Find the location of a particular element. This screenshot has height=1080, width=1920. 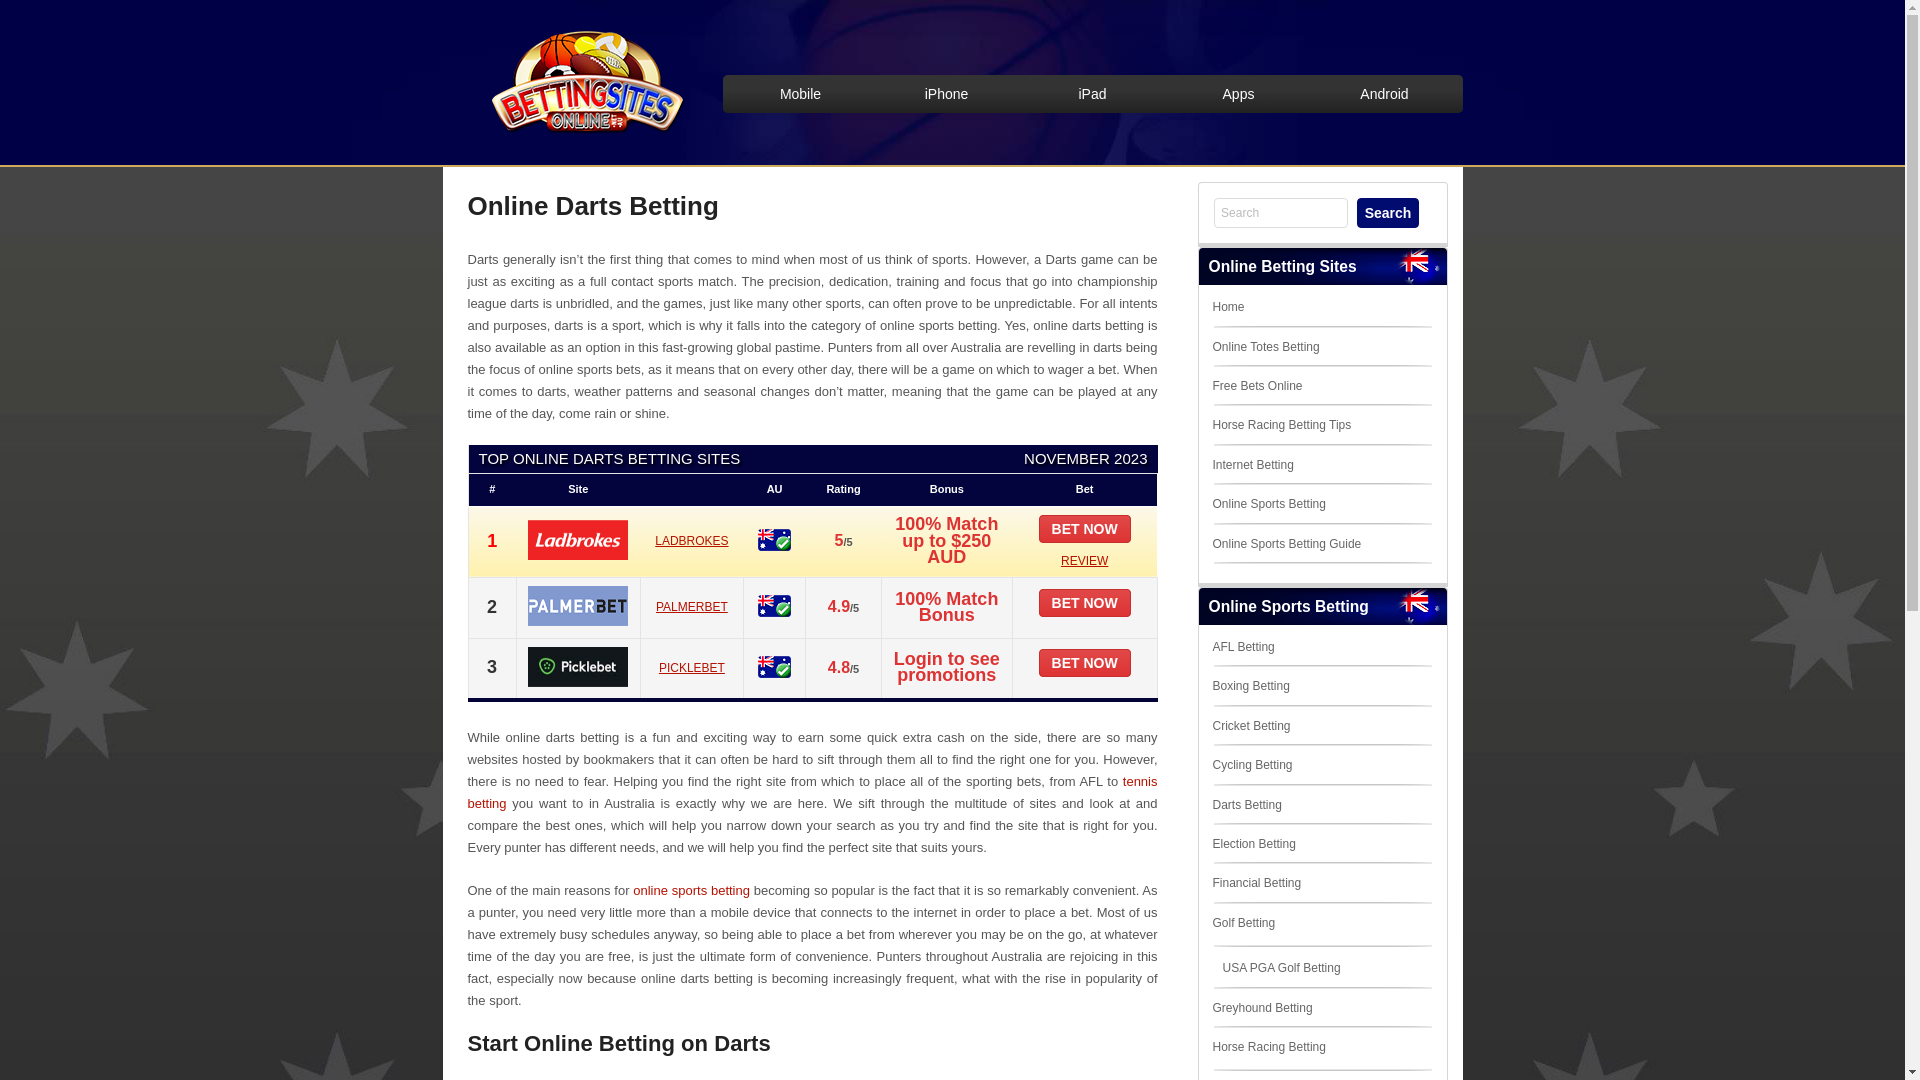

'Android' is located at coordinates (1311, 93).